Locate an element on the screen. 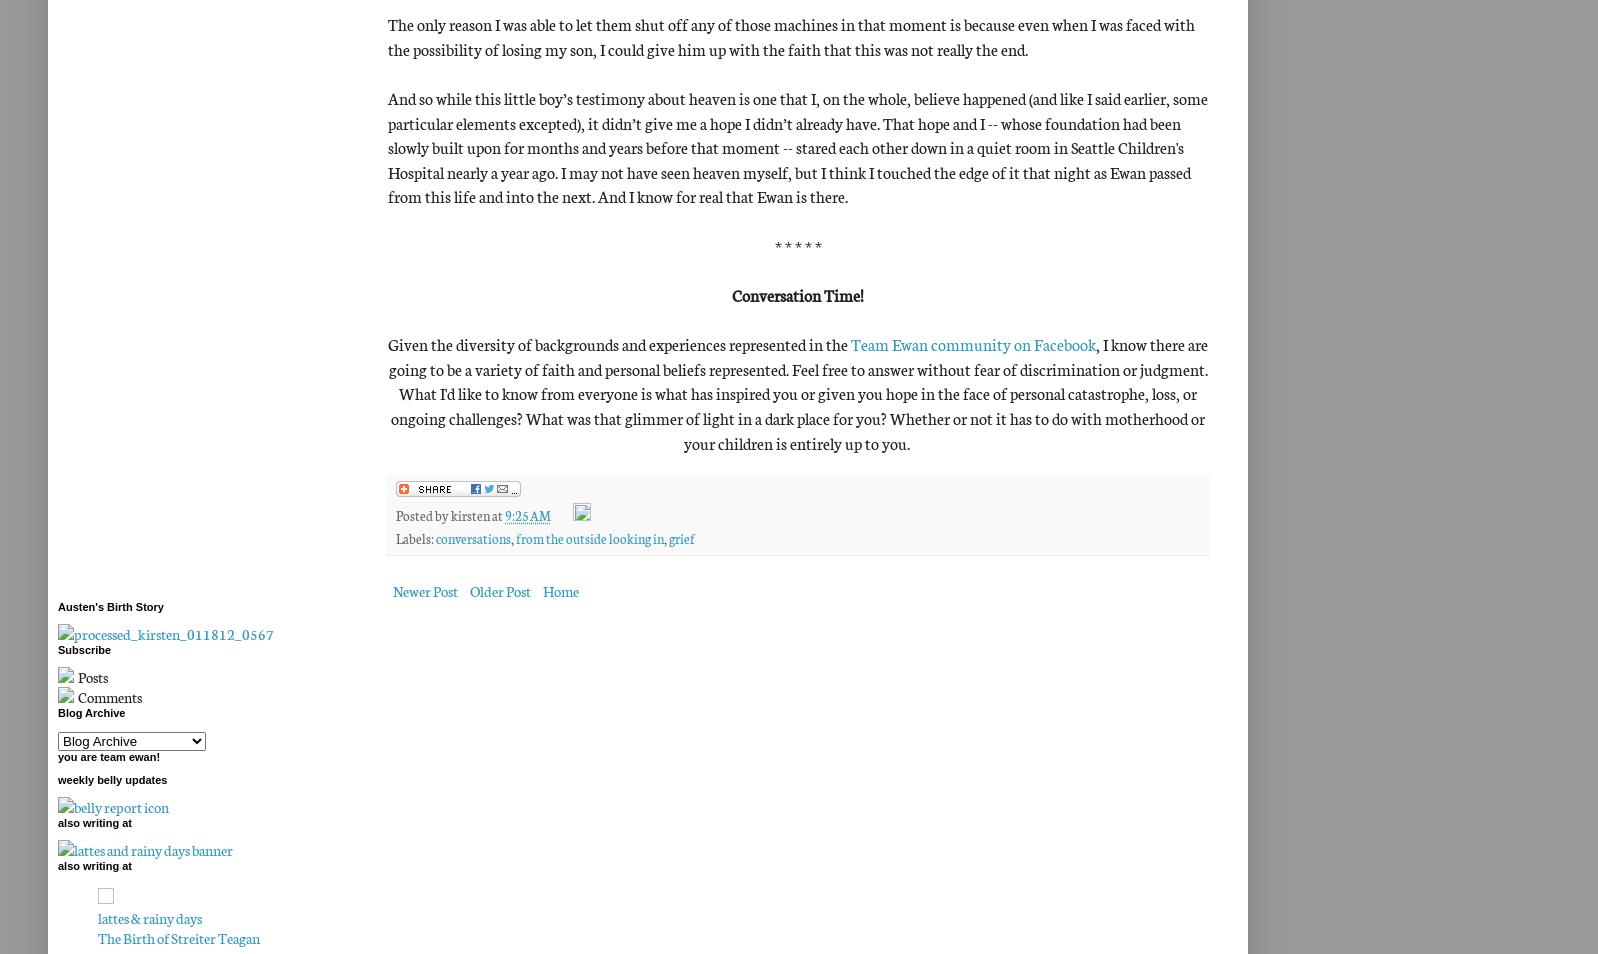  'The only reason I was able to let them shut off any of those machines in that moment is because even when I was faced with the possibility of losing my son, I could give him up with the faith that this was not really the end.' is located at coordinates (791, 34).